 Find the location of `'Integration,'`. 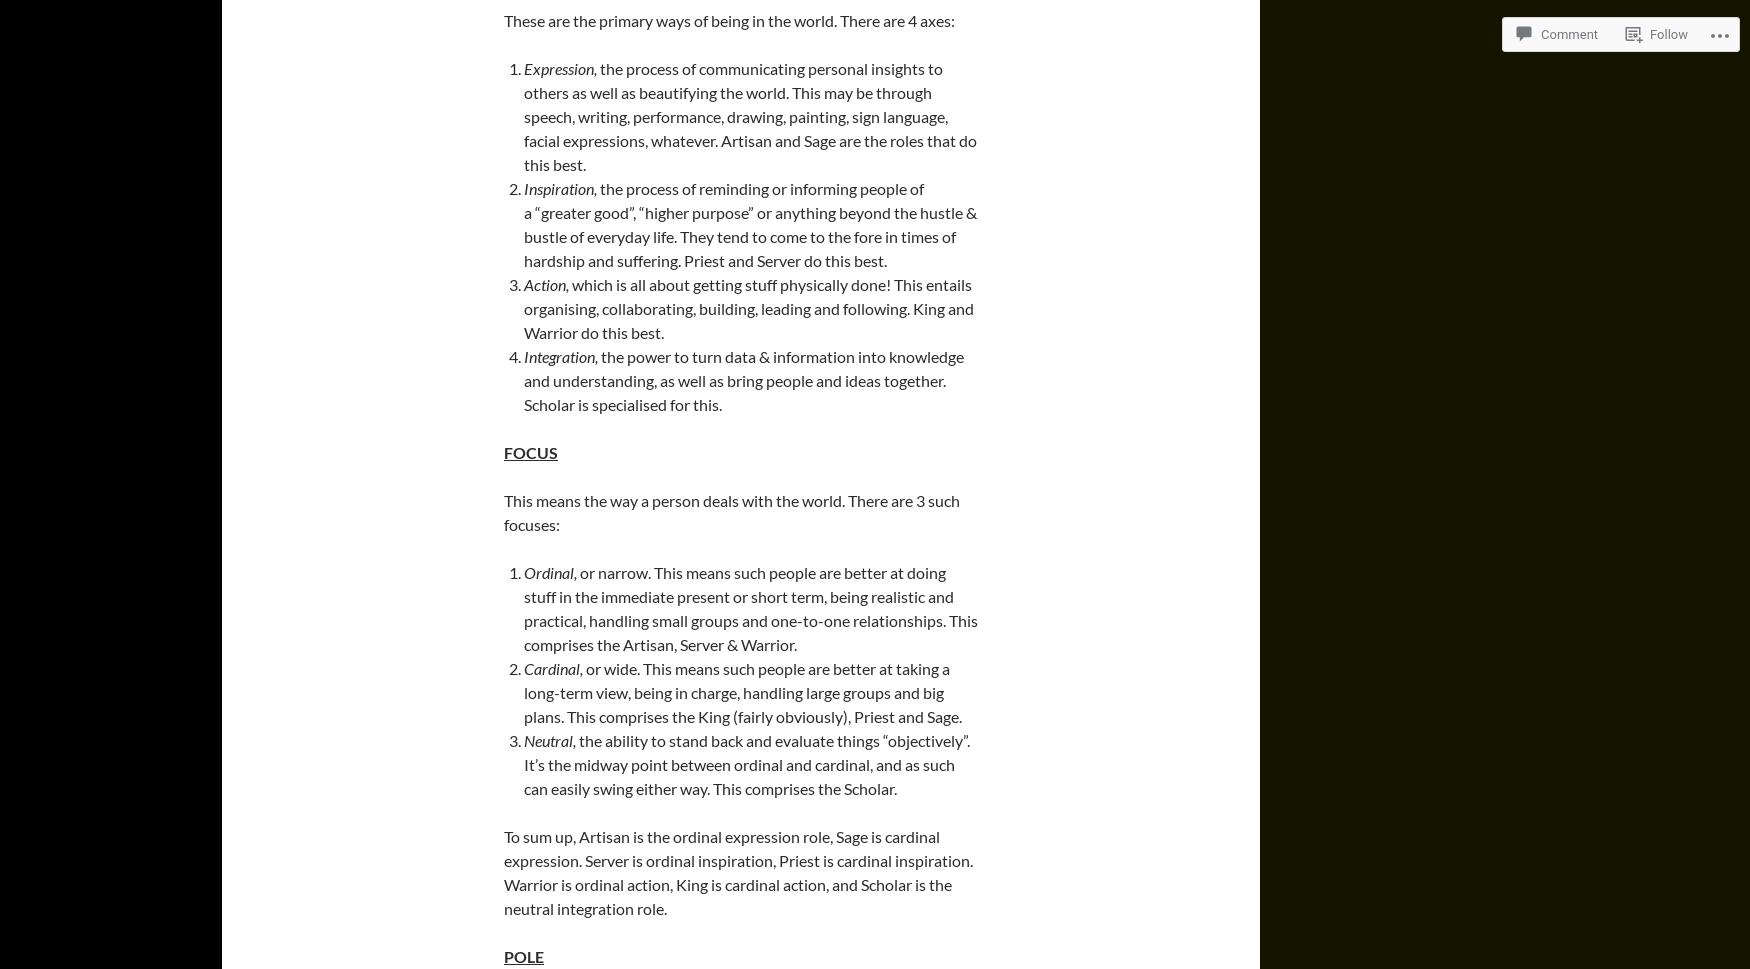

'Integration,' is located at coordinates (560, 356).